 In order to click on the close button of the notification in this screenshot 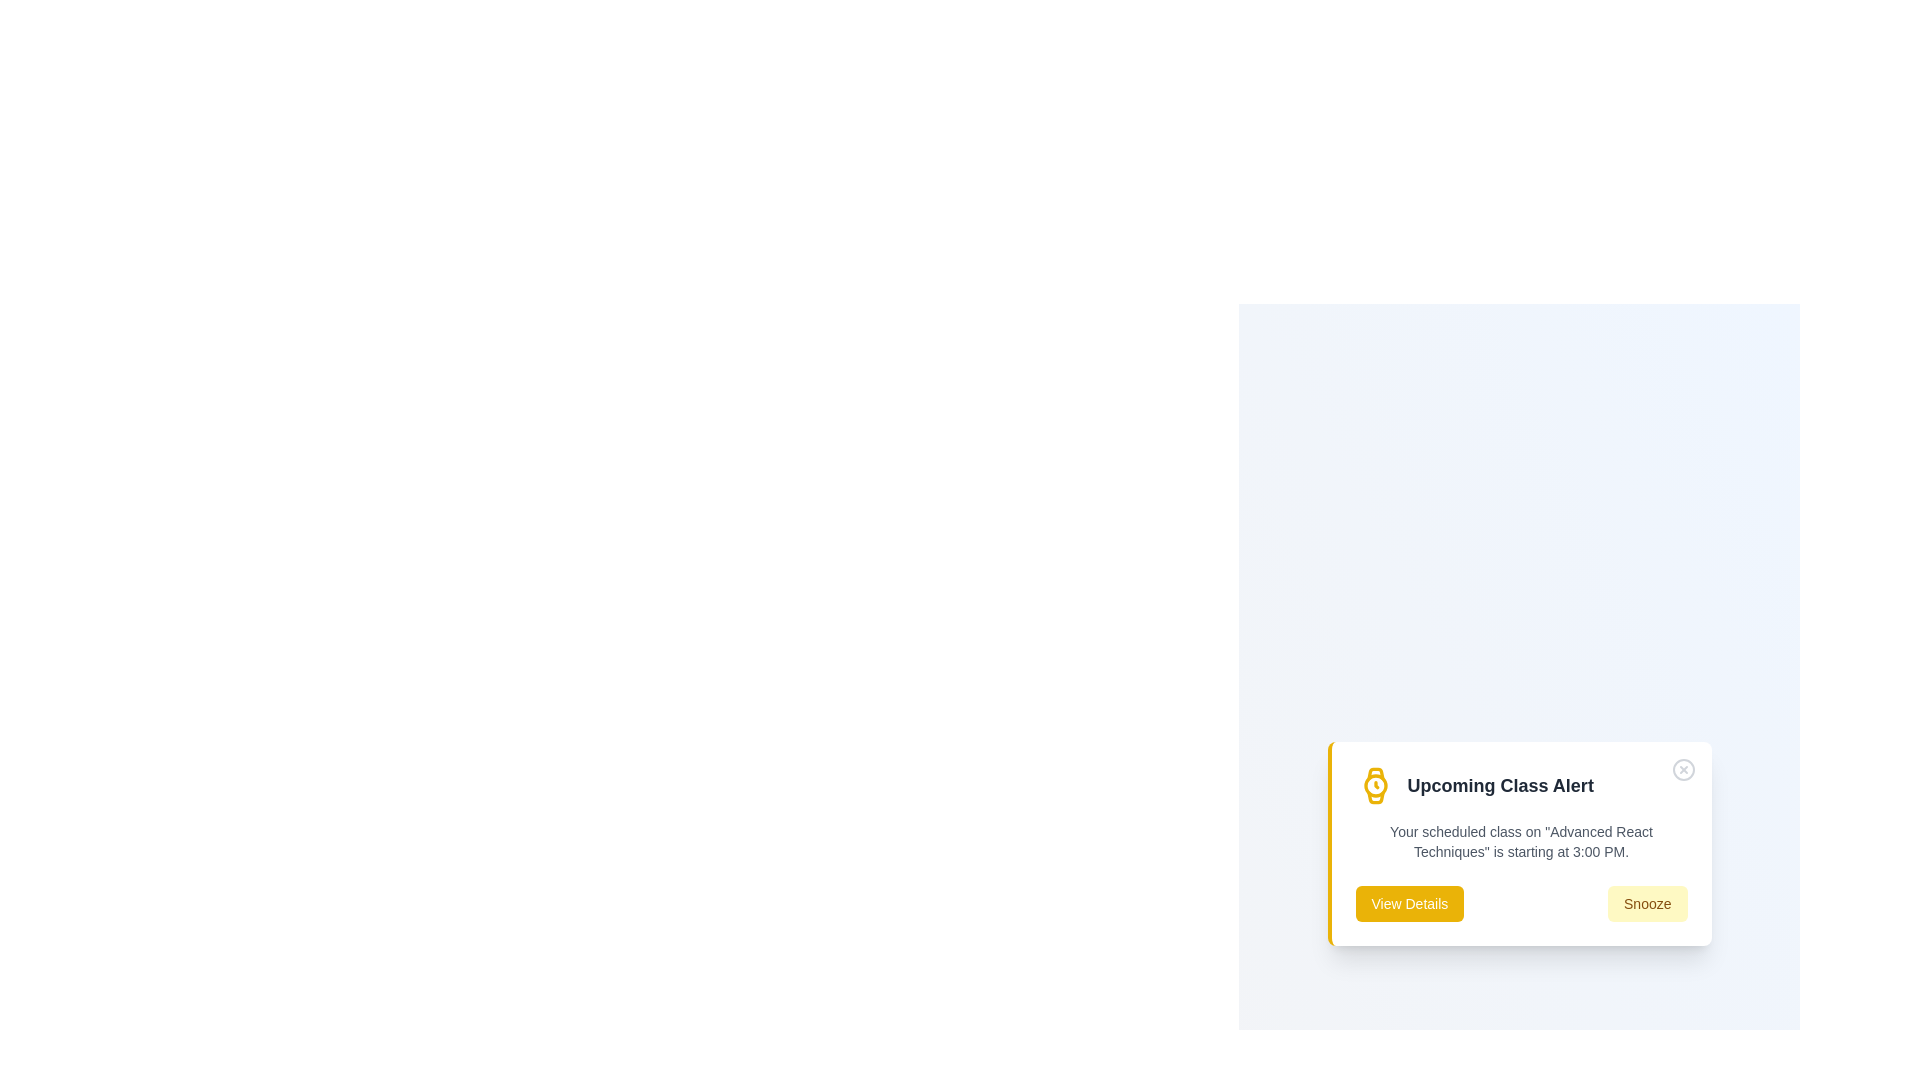, I will do `click(1682, 769)`.